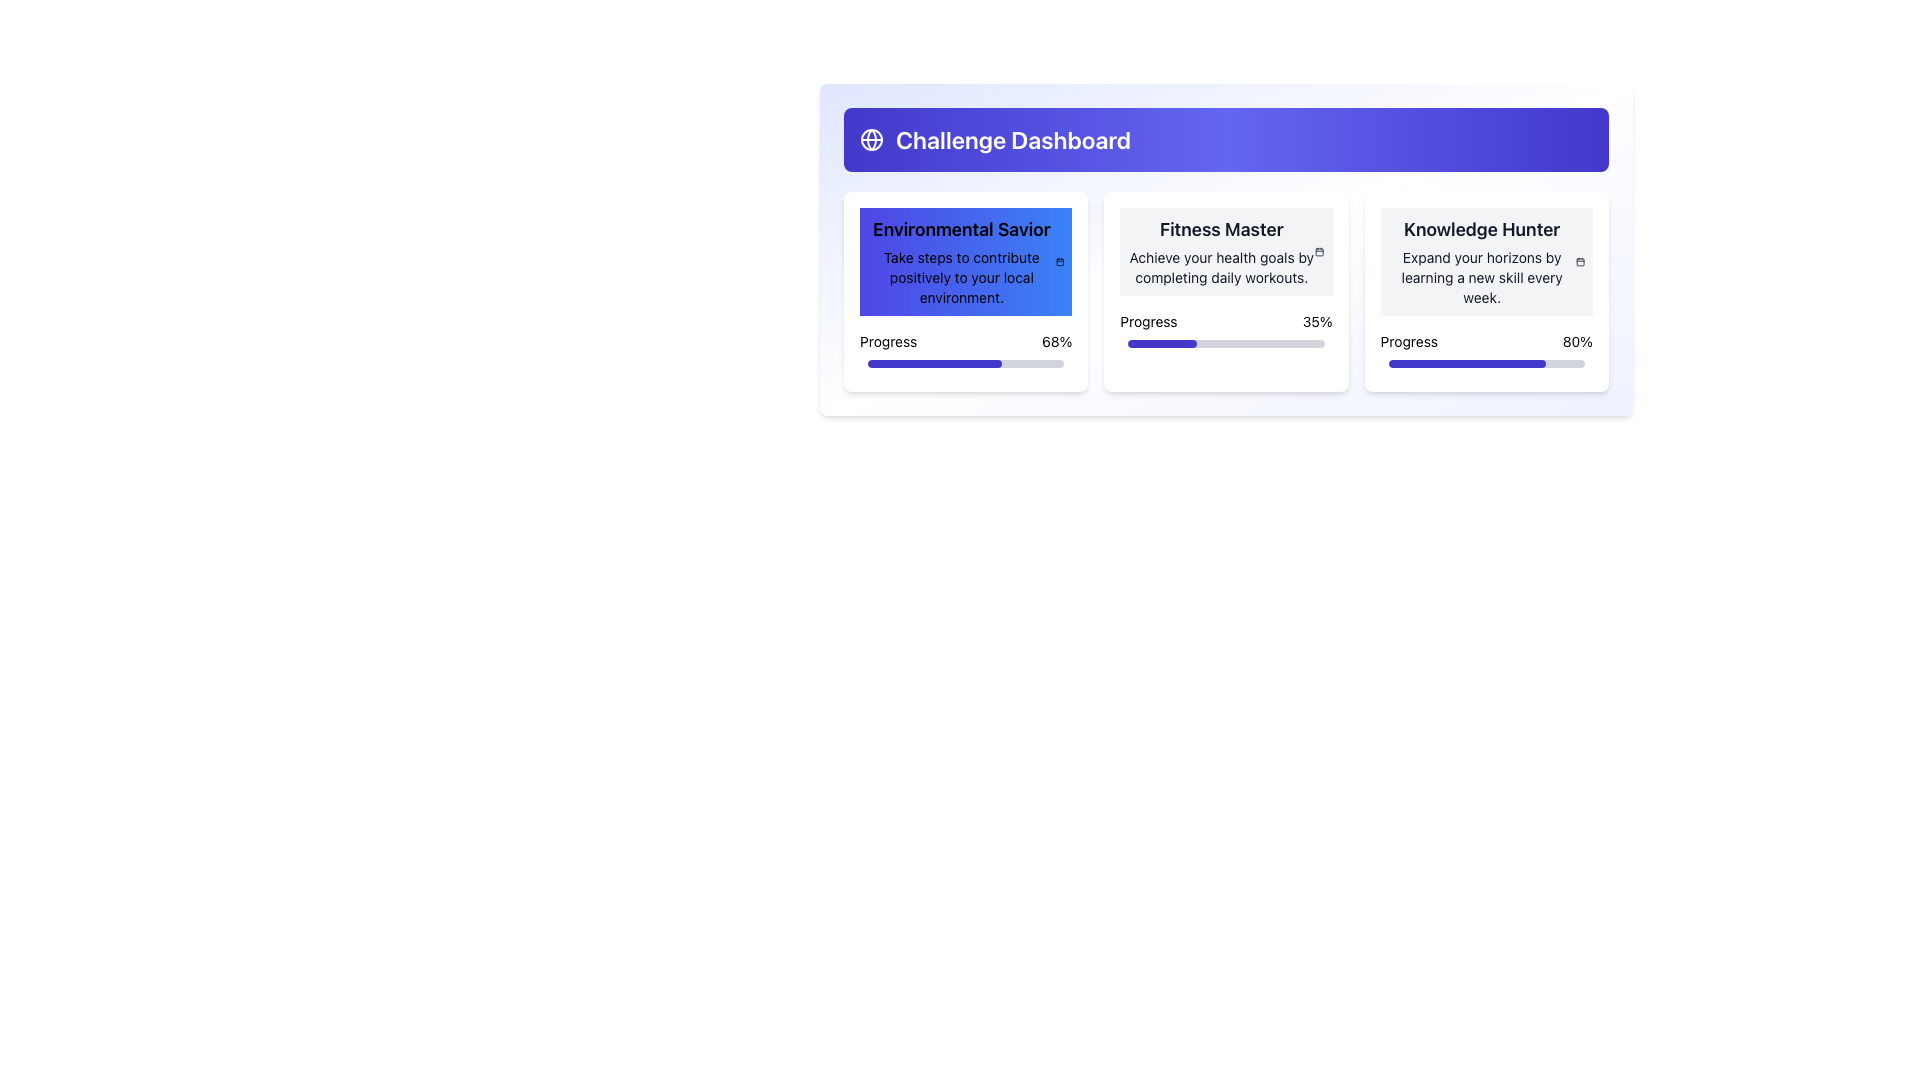  What do you see at coordinates (1220, 250) in the screenshot?
I see `text contents of the title 'Fitness Master' and the subtitle 'Achieve your health goals by completing daily workouts' from the central card in the Challenge Dashboard section` at bounding box center [1220, 250].